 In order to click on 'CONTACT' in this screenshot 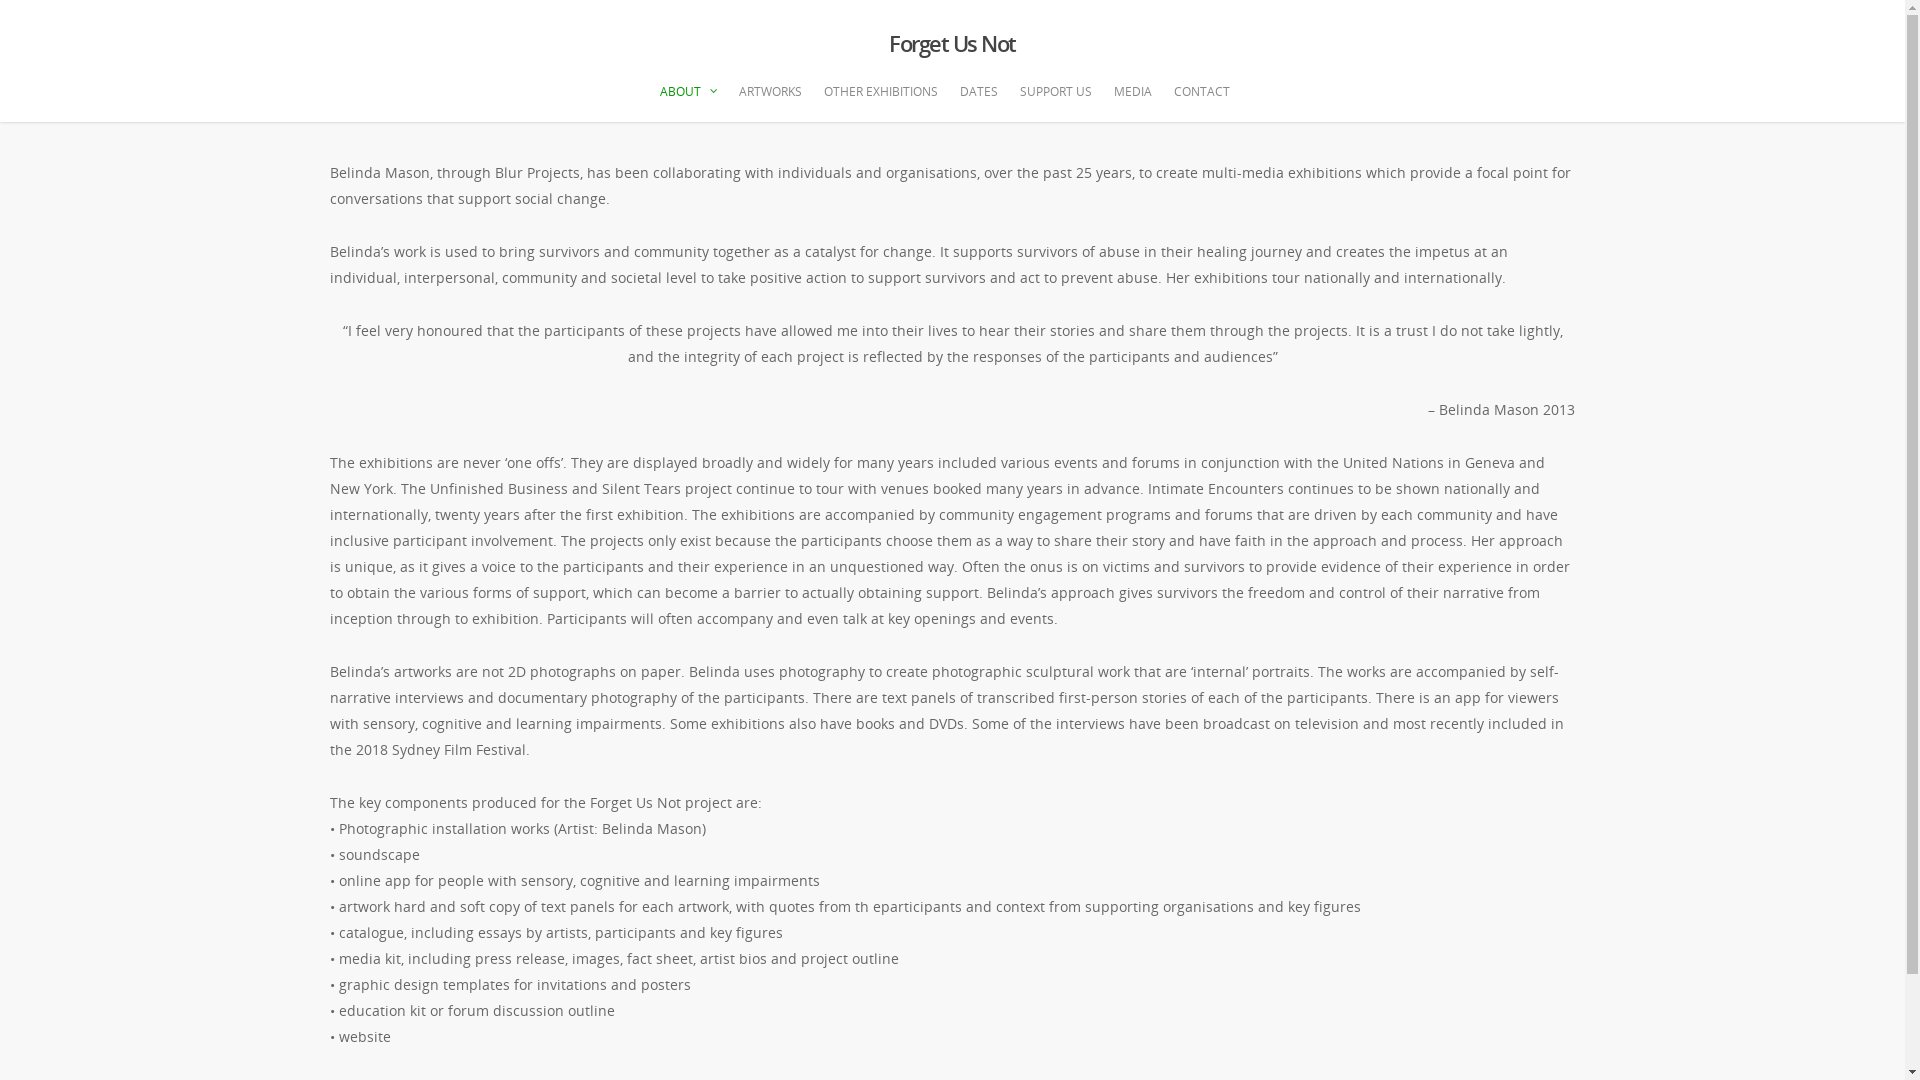, I will do `click(1200, 101)`.